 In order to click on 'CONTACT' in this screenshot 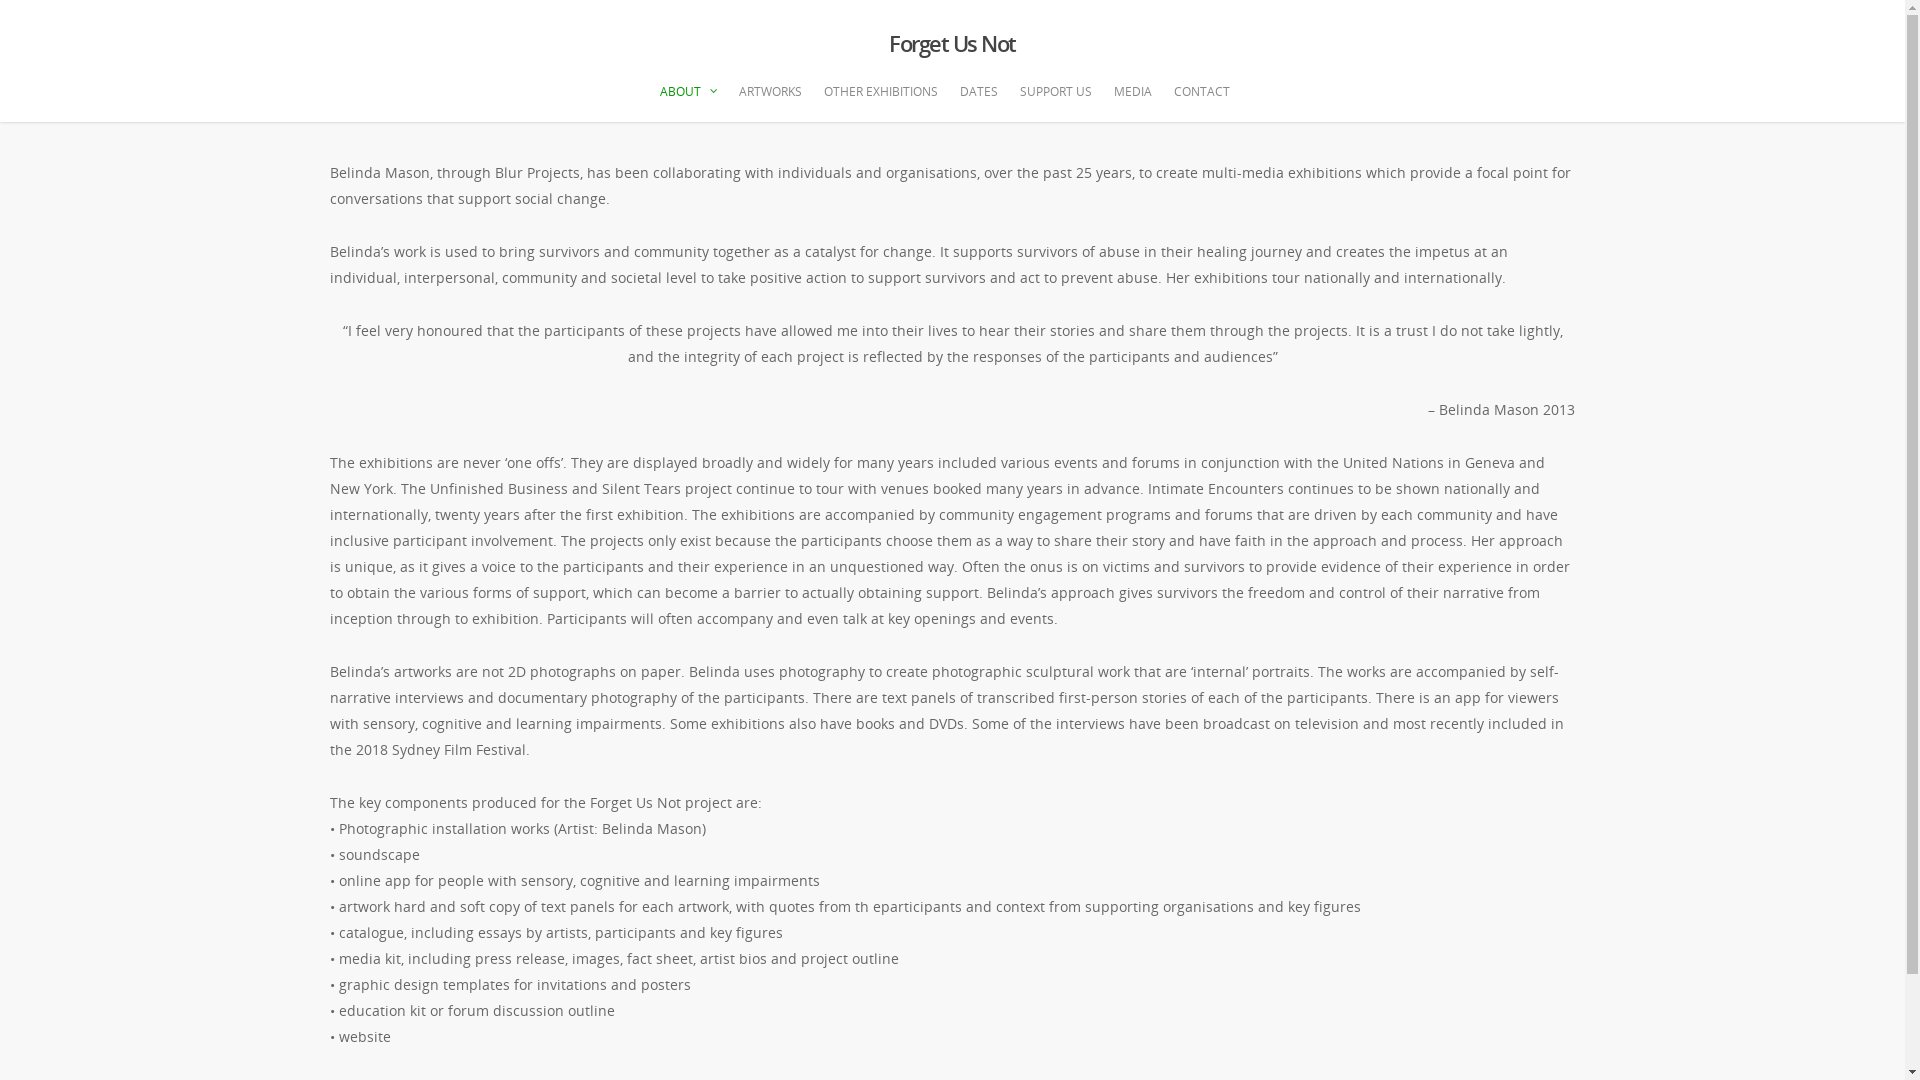, I will do `click(1200, 101)`.